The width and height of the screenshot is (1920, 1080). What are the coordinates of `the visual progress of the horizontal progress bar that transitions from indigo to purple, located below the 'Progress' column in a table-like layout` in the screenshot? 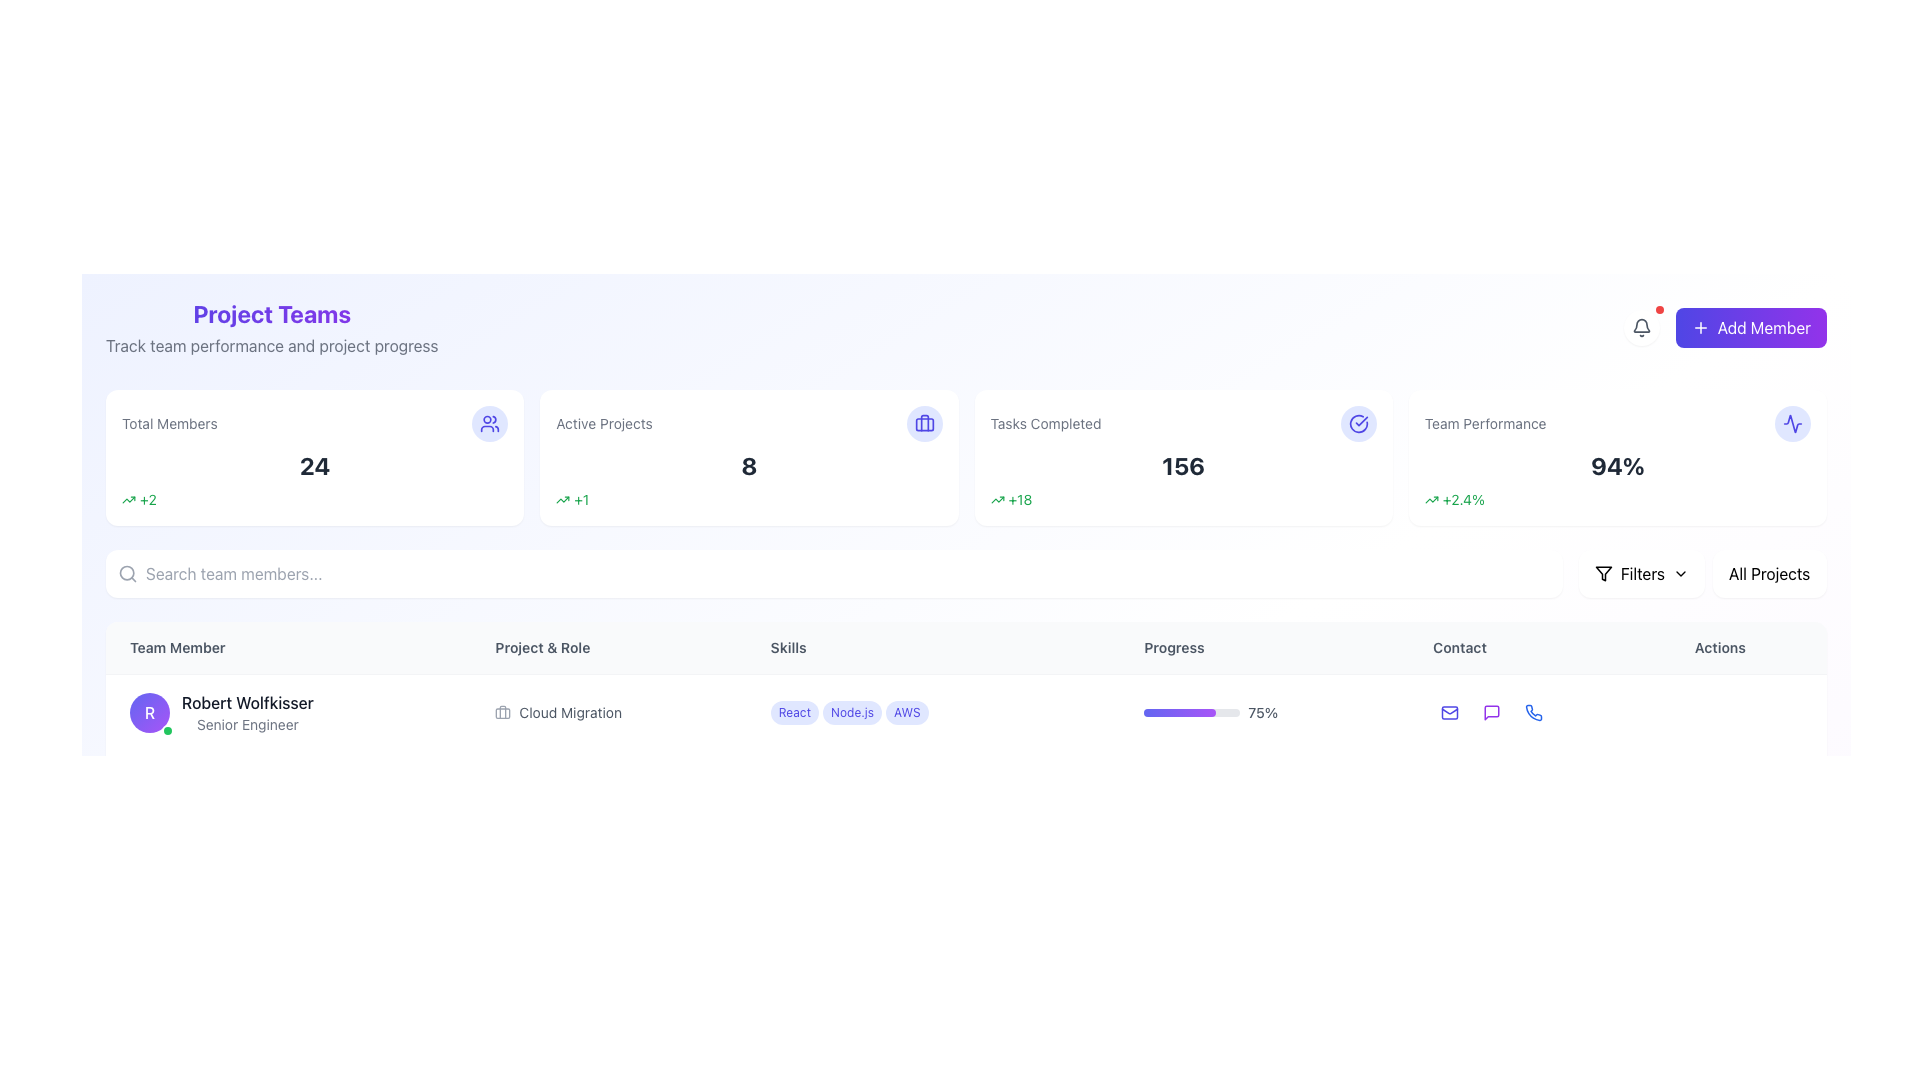 It's located at (1187, 863).